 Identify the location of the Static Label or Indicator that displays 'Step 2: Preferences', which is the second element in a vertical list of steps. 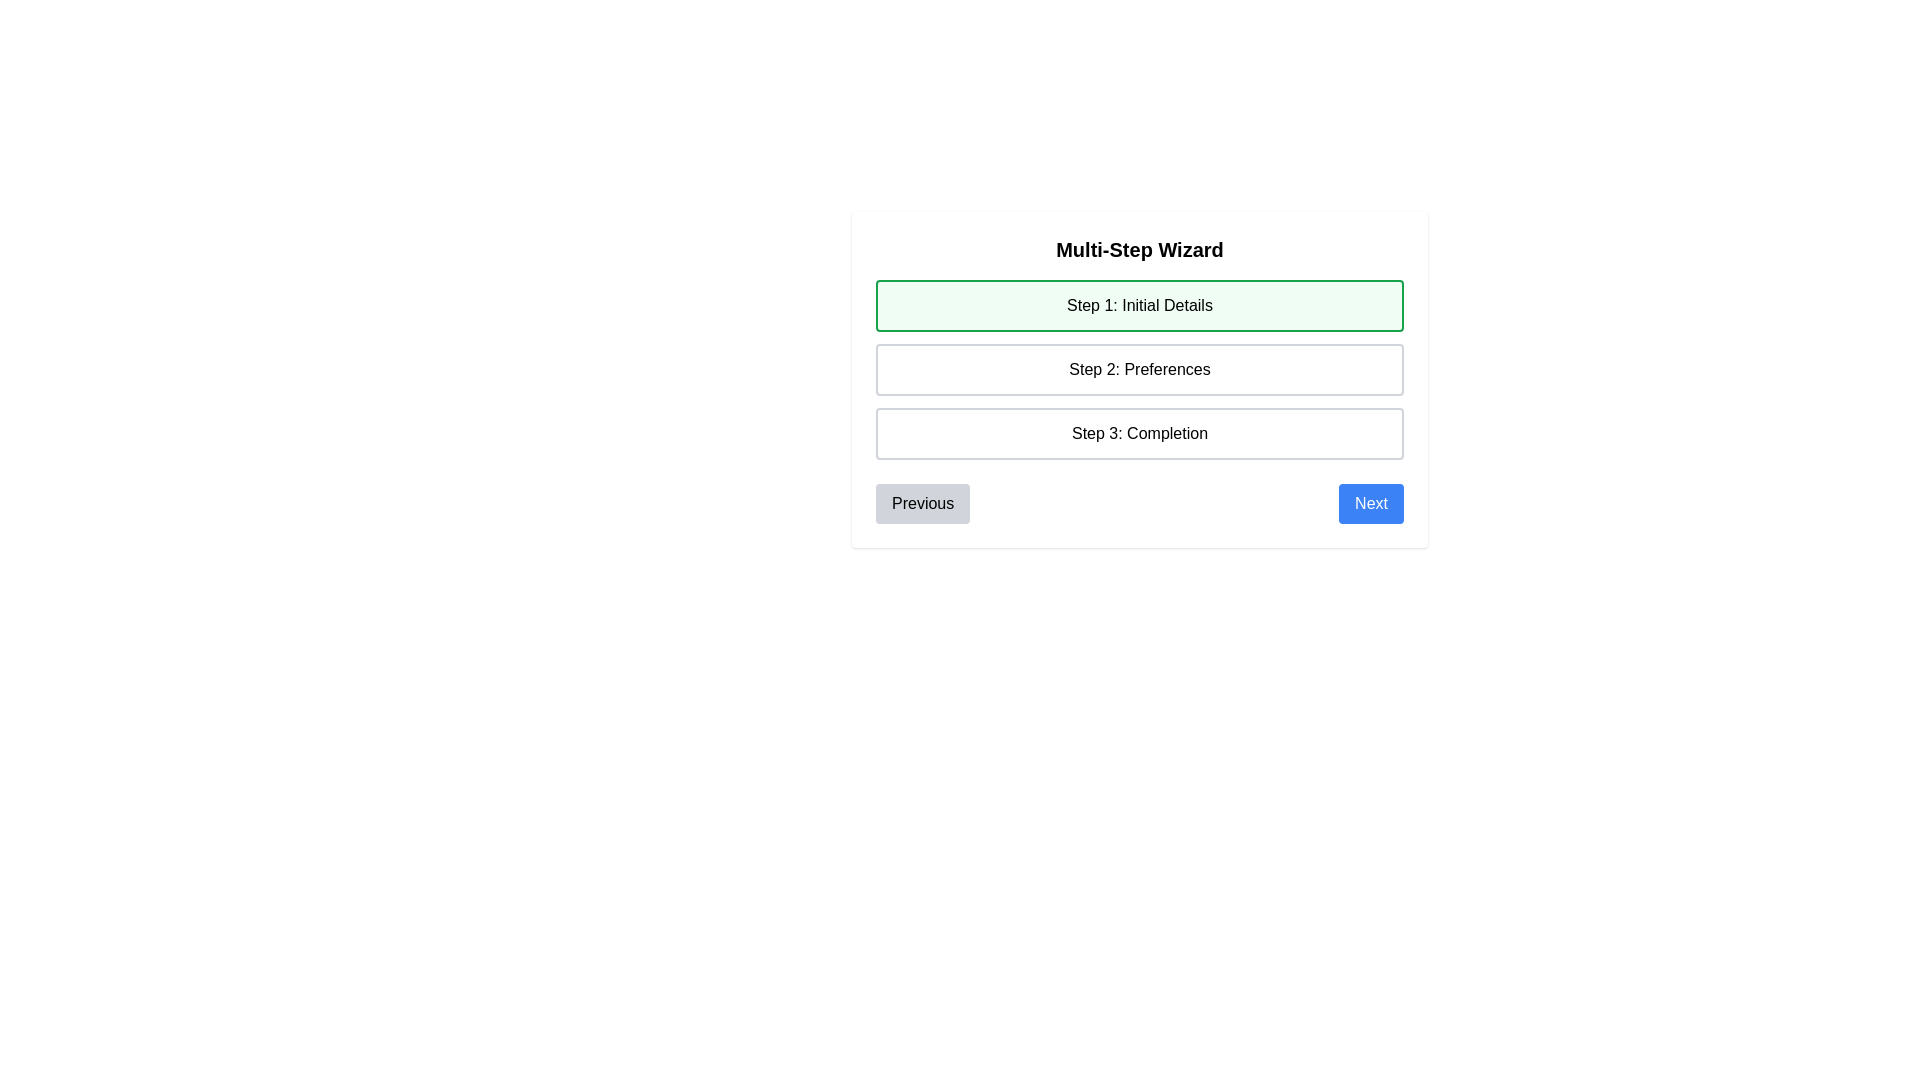
(1140, 370).